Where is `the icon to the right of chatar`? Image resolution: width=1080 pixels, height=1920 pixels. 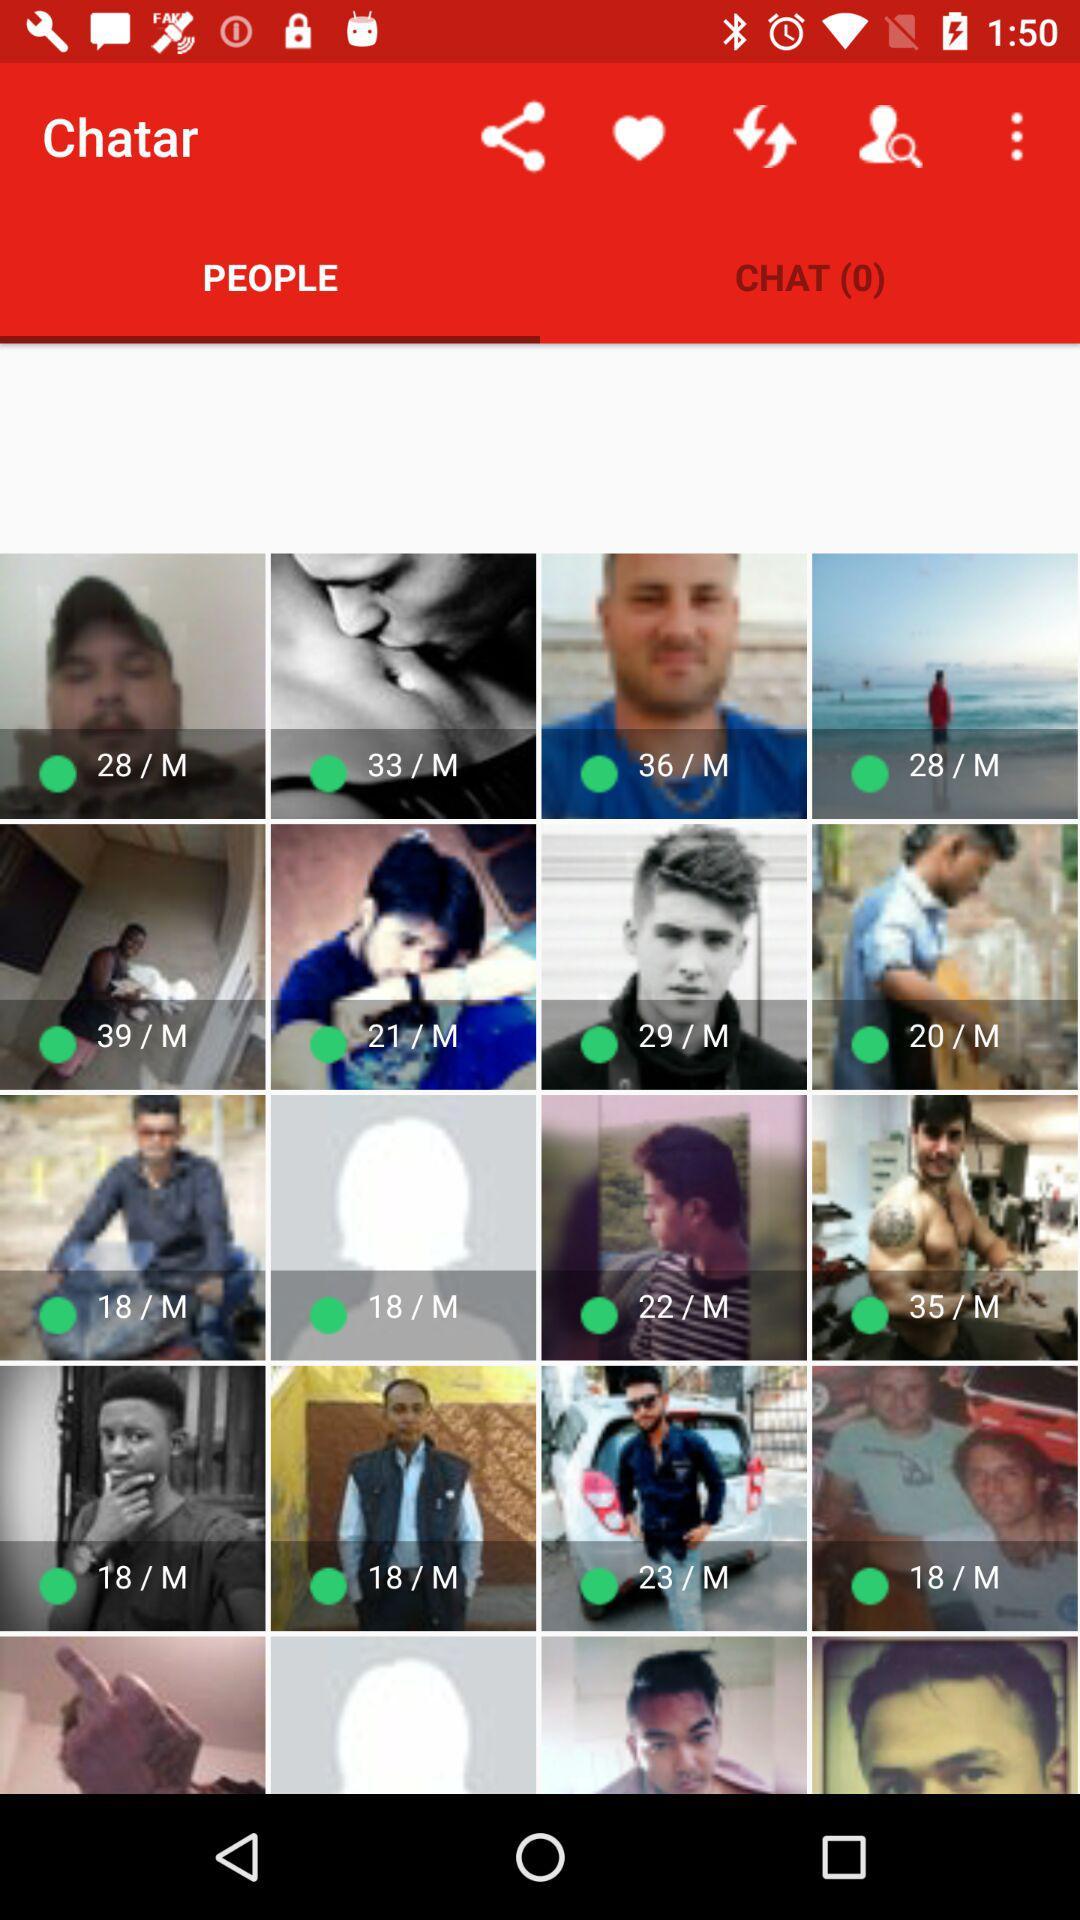 the icon to the right of chatar is located at coordinates (512, 135).